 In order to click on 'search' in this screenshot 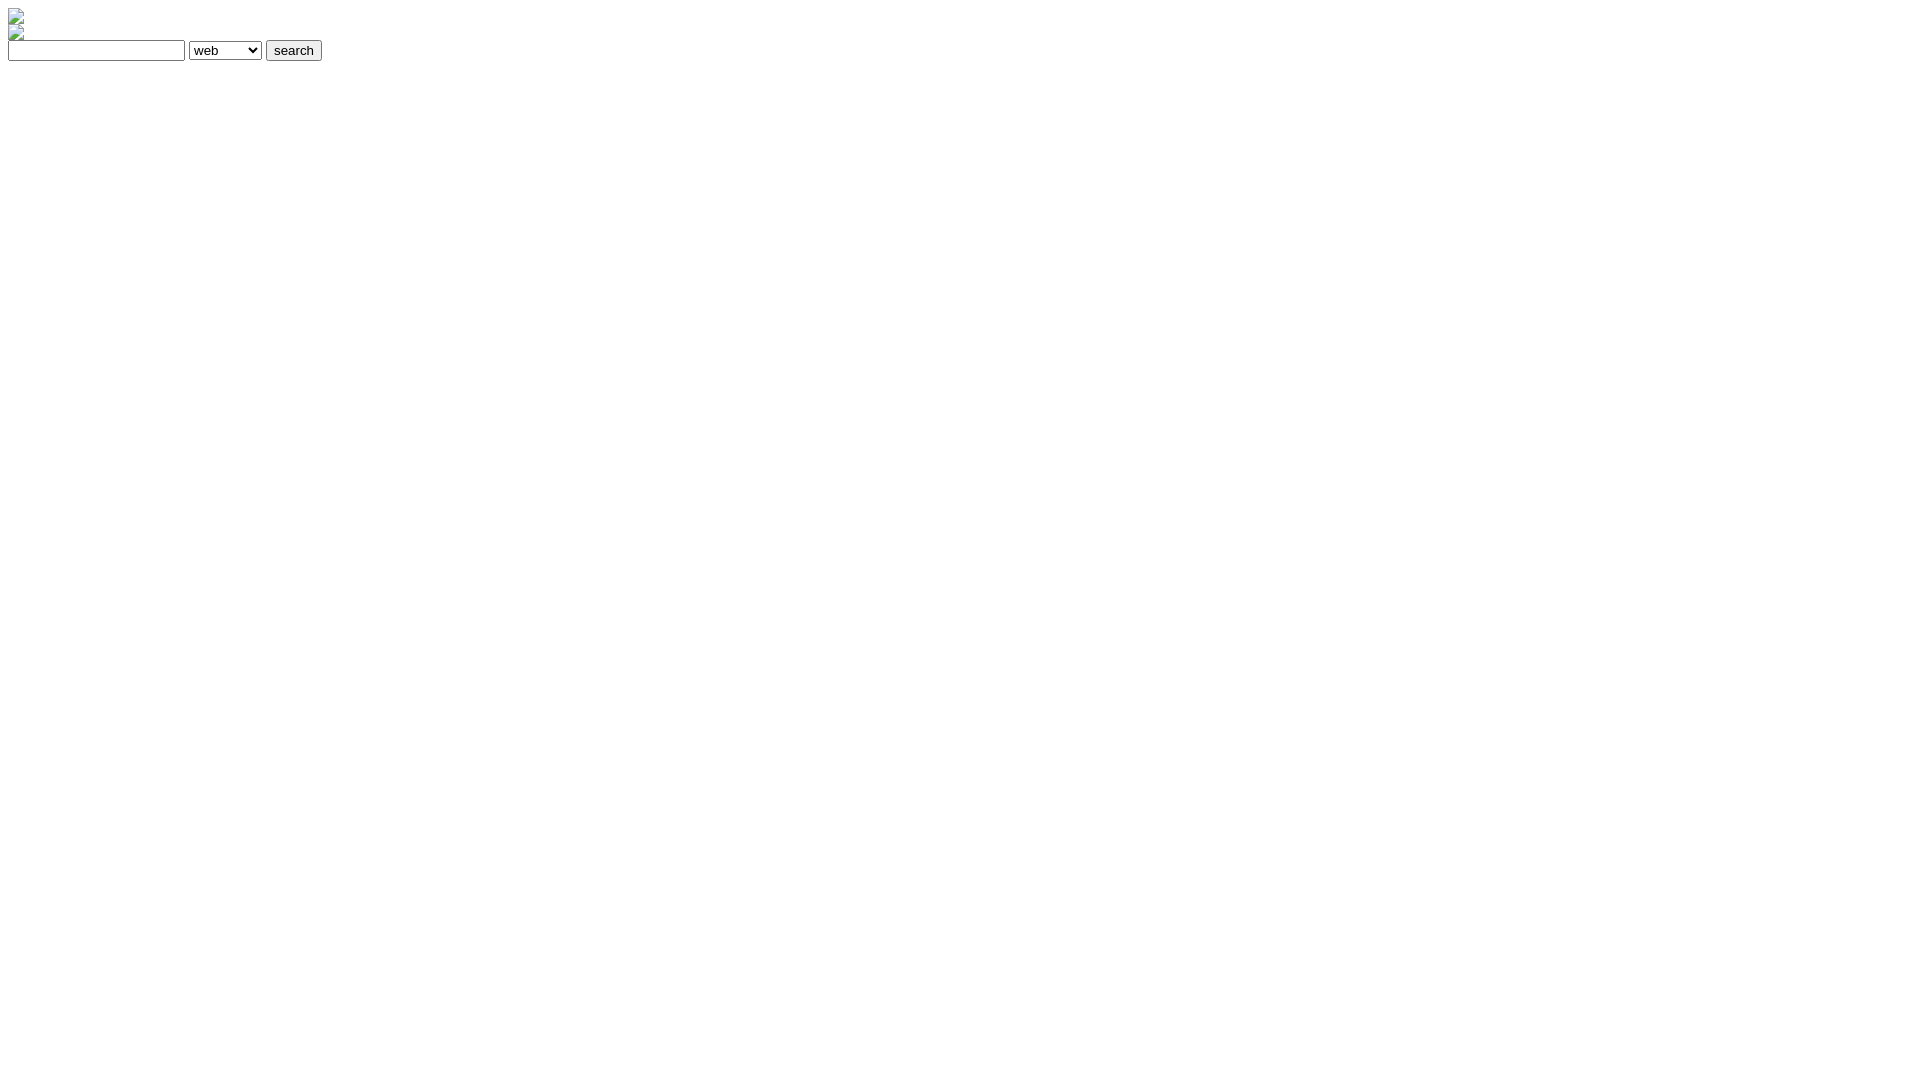, I will do `click(292, 49)`.